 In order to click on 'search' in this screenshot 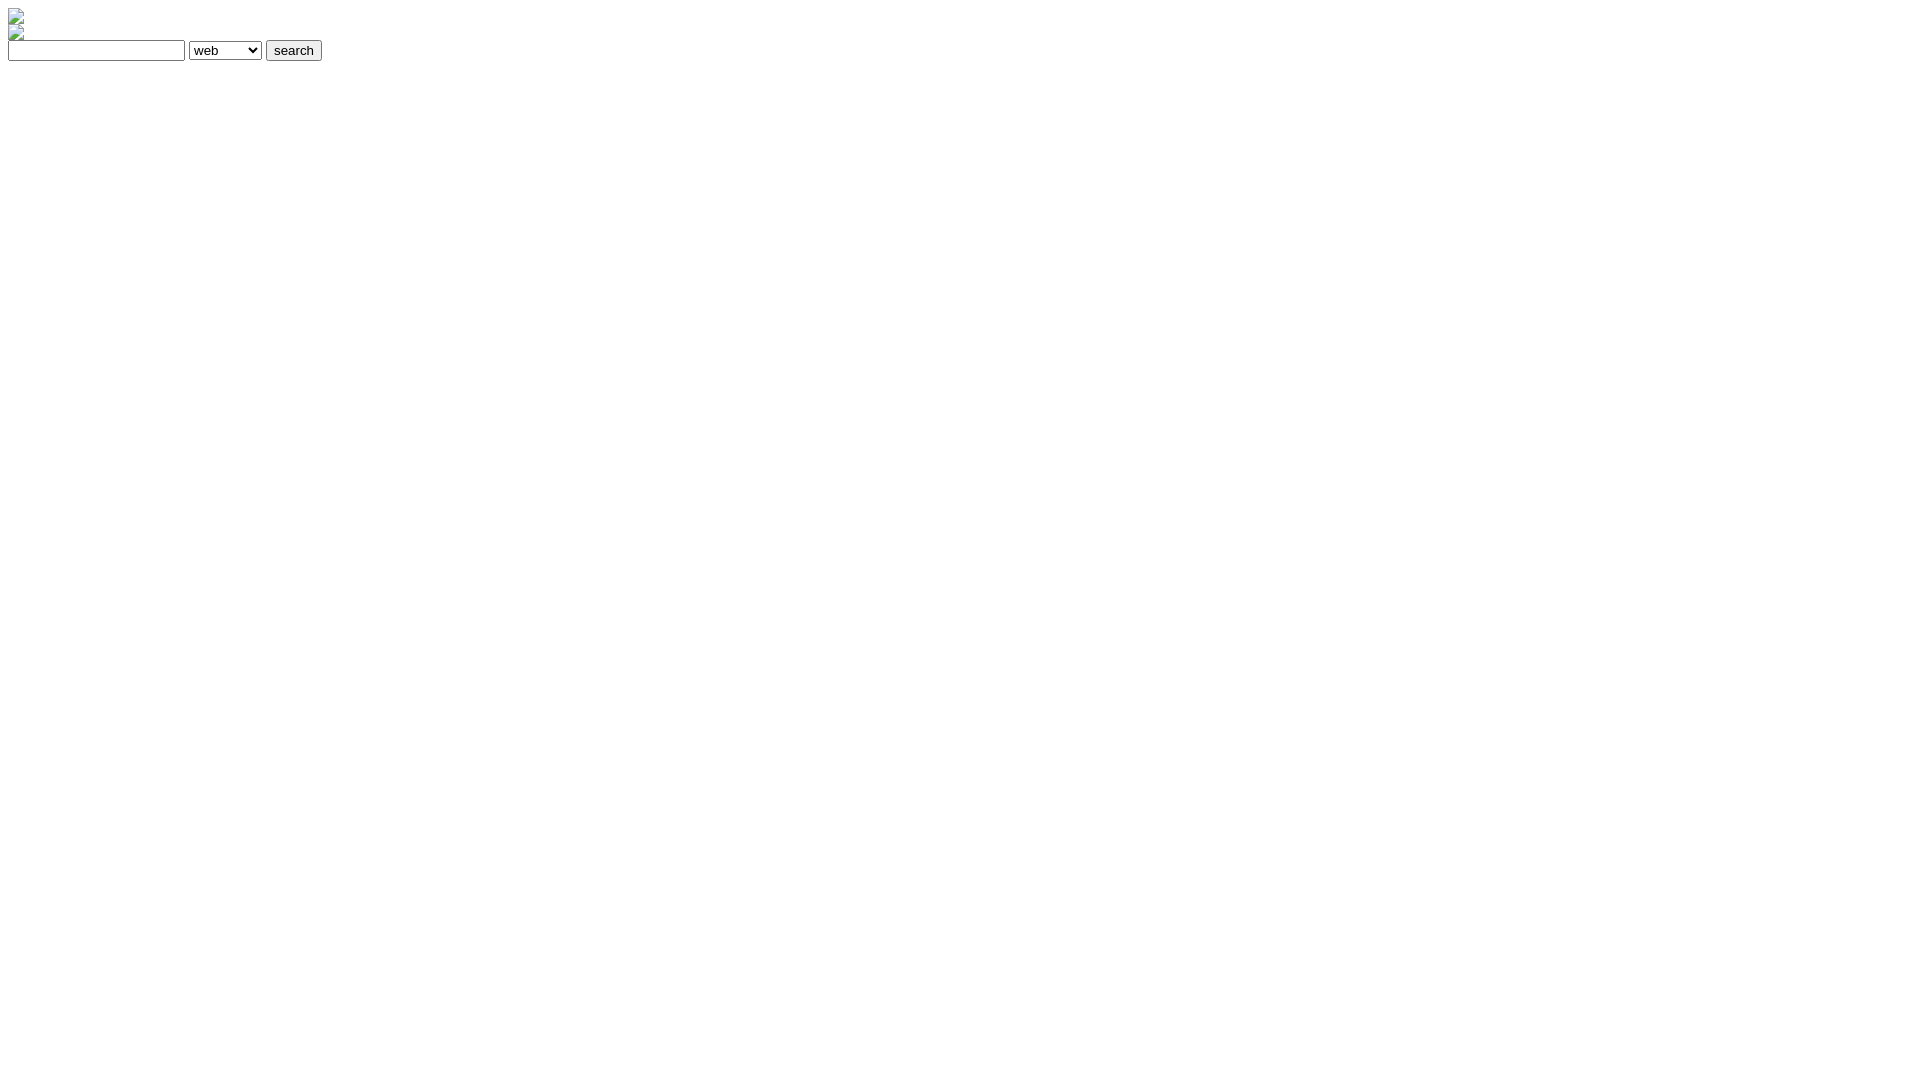, I will do `click(292, 49)`.